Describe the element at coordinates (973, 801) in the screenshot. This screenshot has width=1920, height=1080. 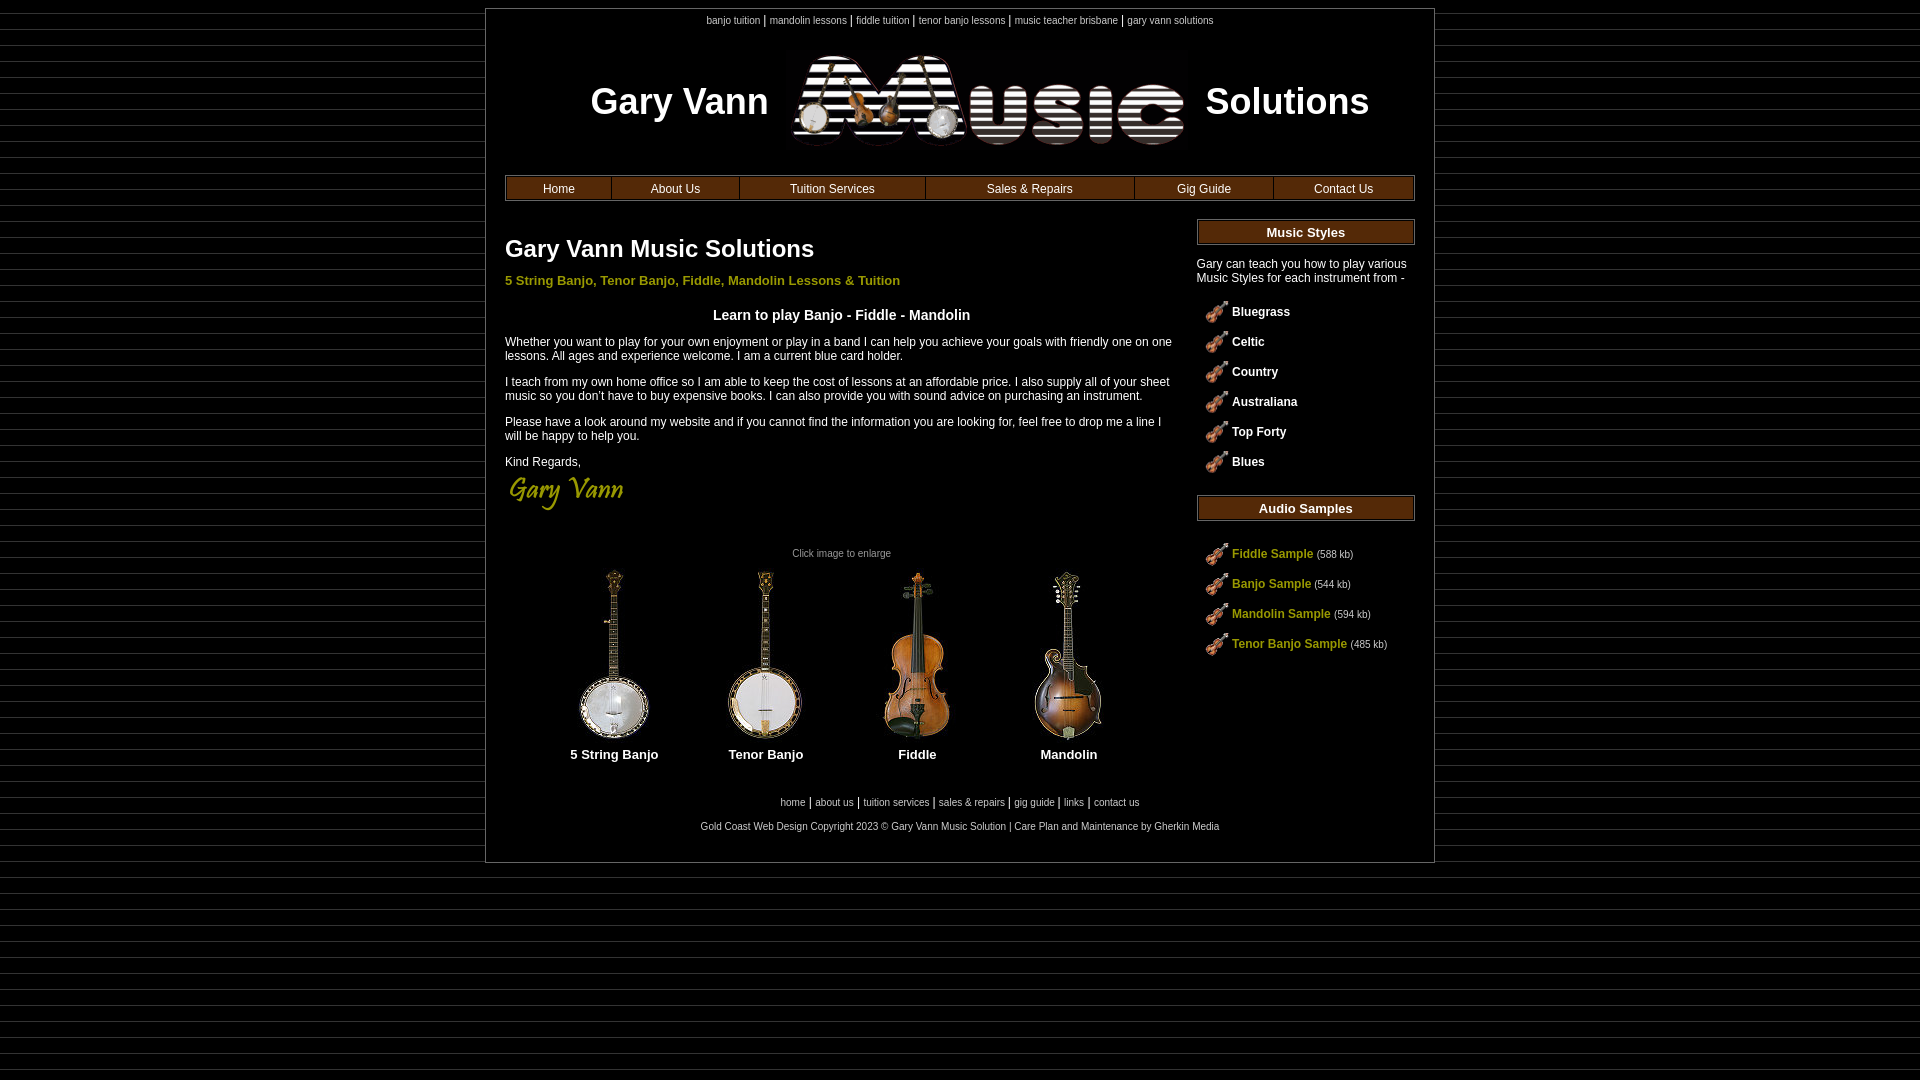
I see `'sales & repairs'` at that location.